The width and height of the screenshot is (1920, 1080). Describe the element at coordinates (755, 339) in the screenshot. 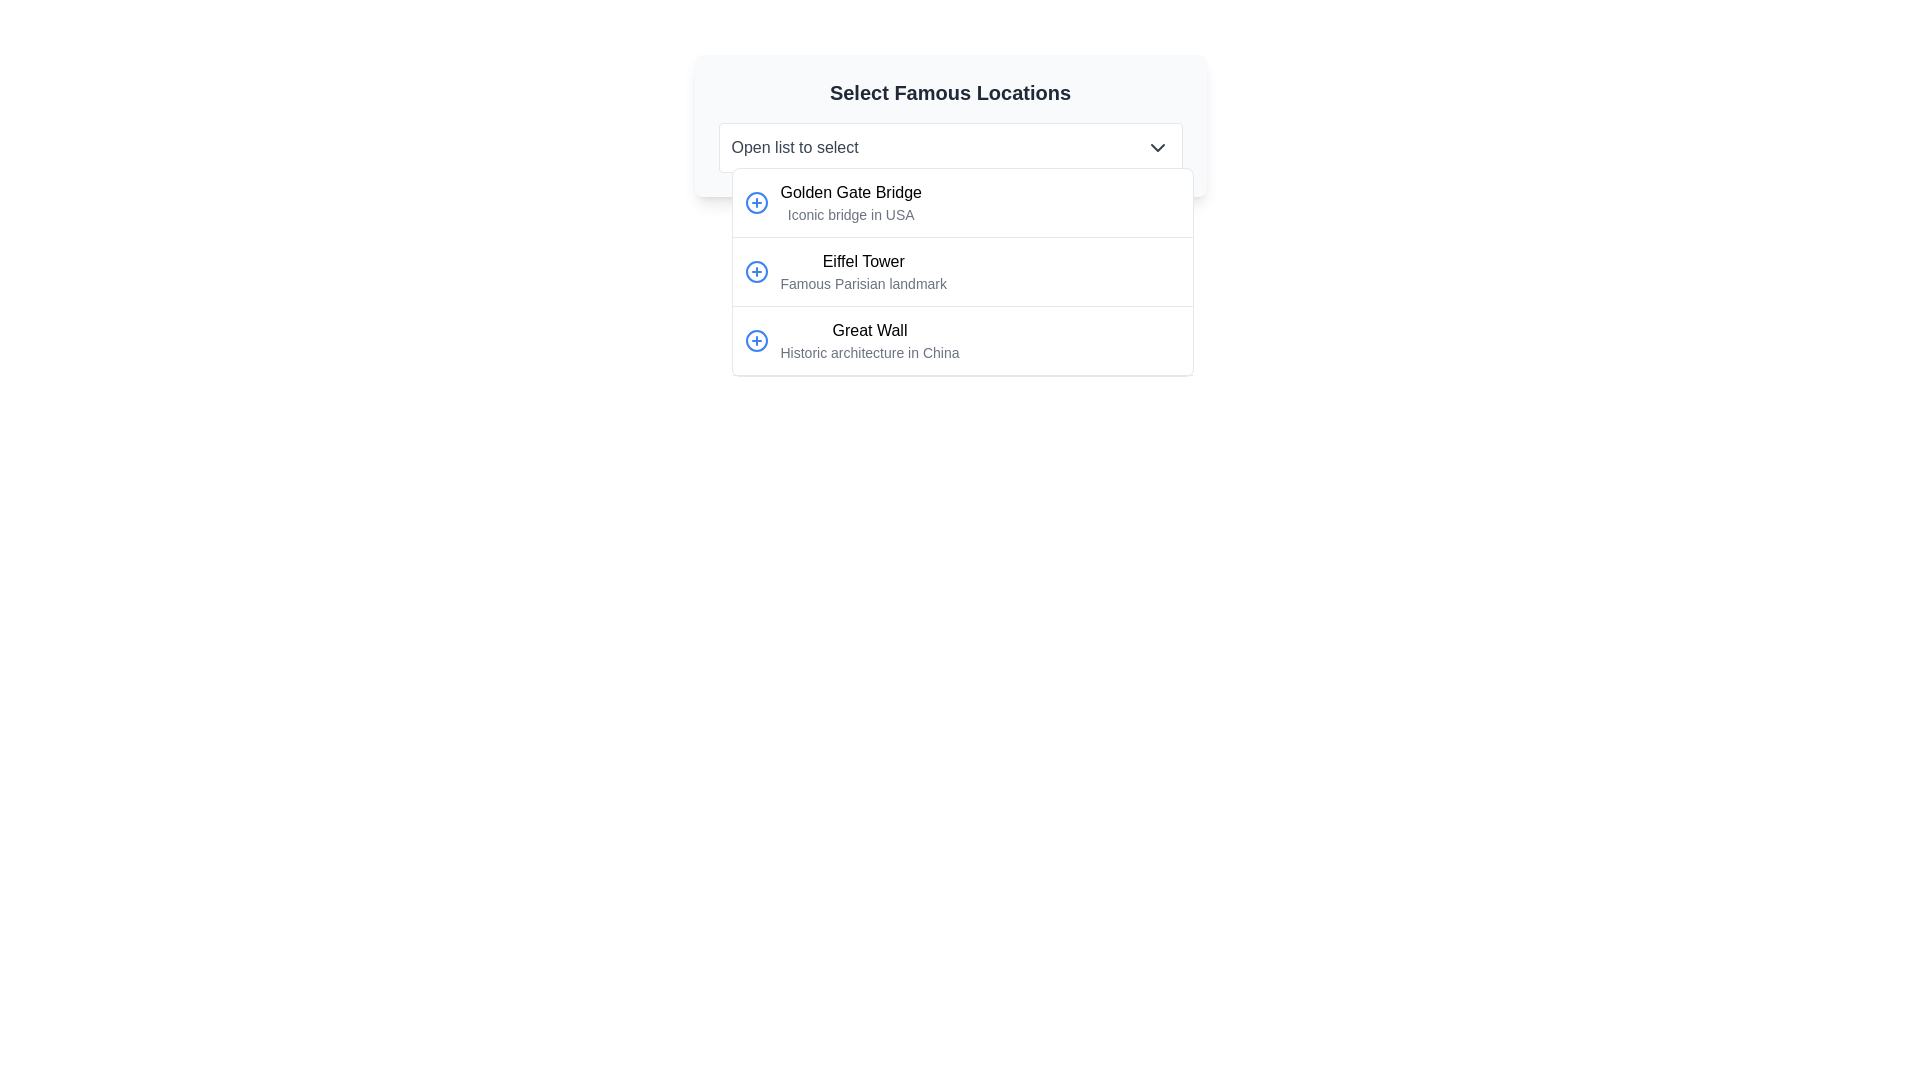

I see `the blue circular Circle Plus Icon Button with a plus sign located to the left of the 'Great Wall' entry title to initiate an add action` at that location.